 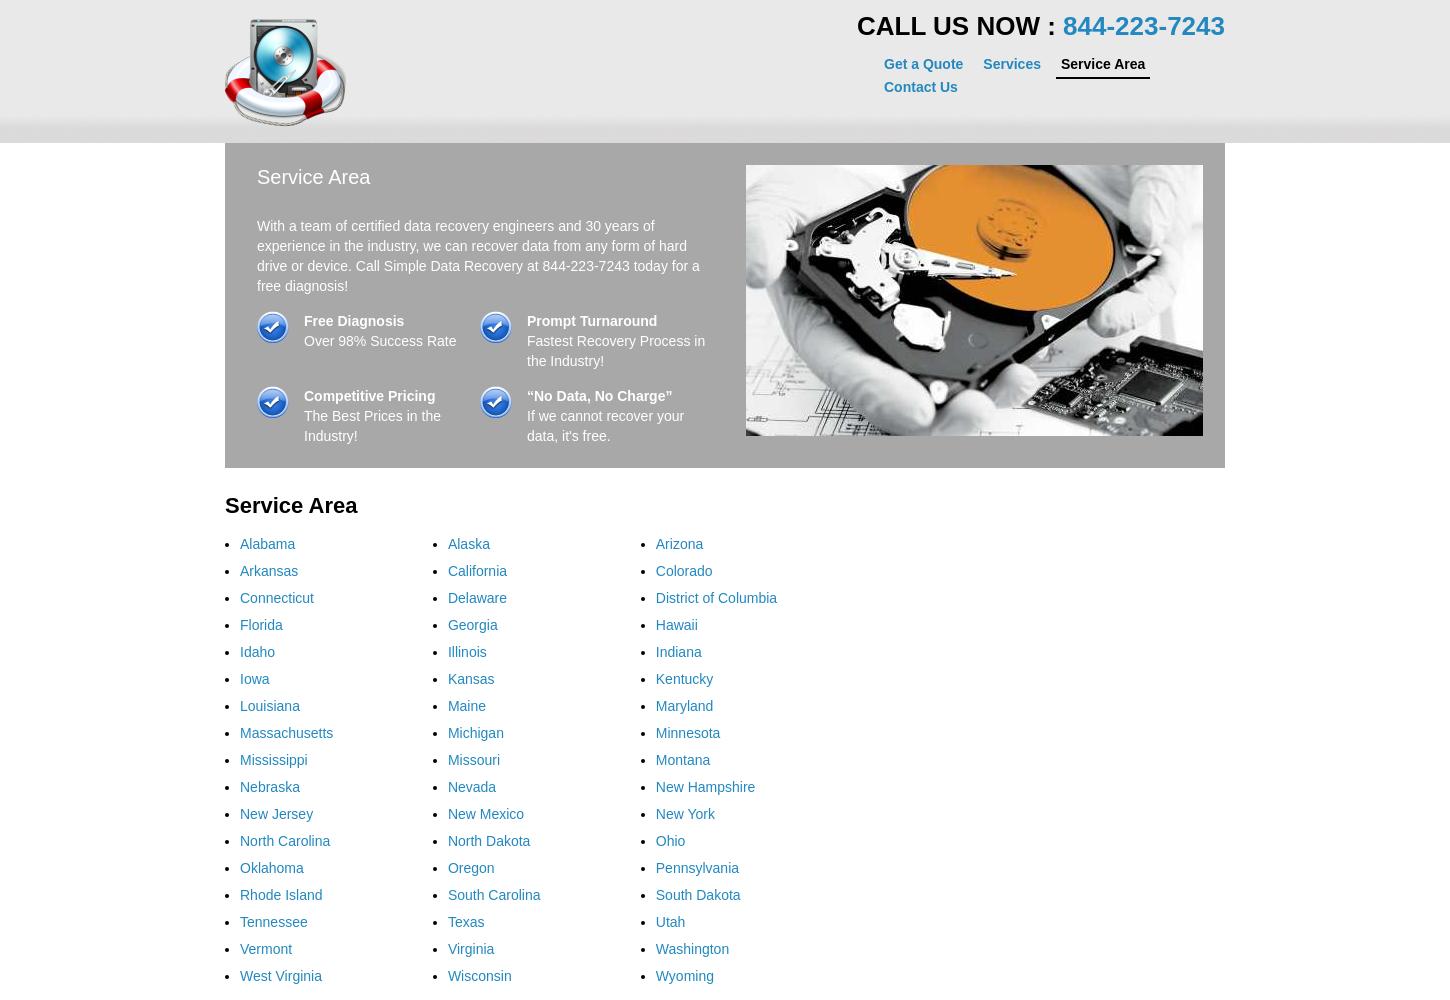 What do you see at coordinates (464, 922) in the screenshot?
I see `'Texas'` at bounding box center [464, 922].